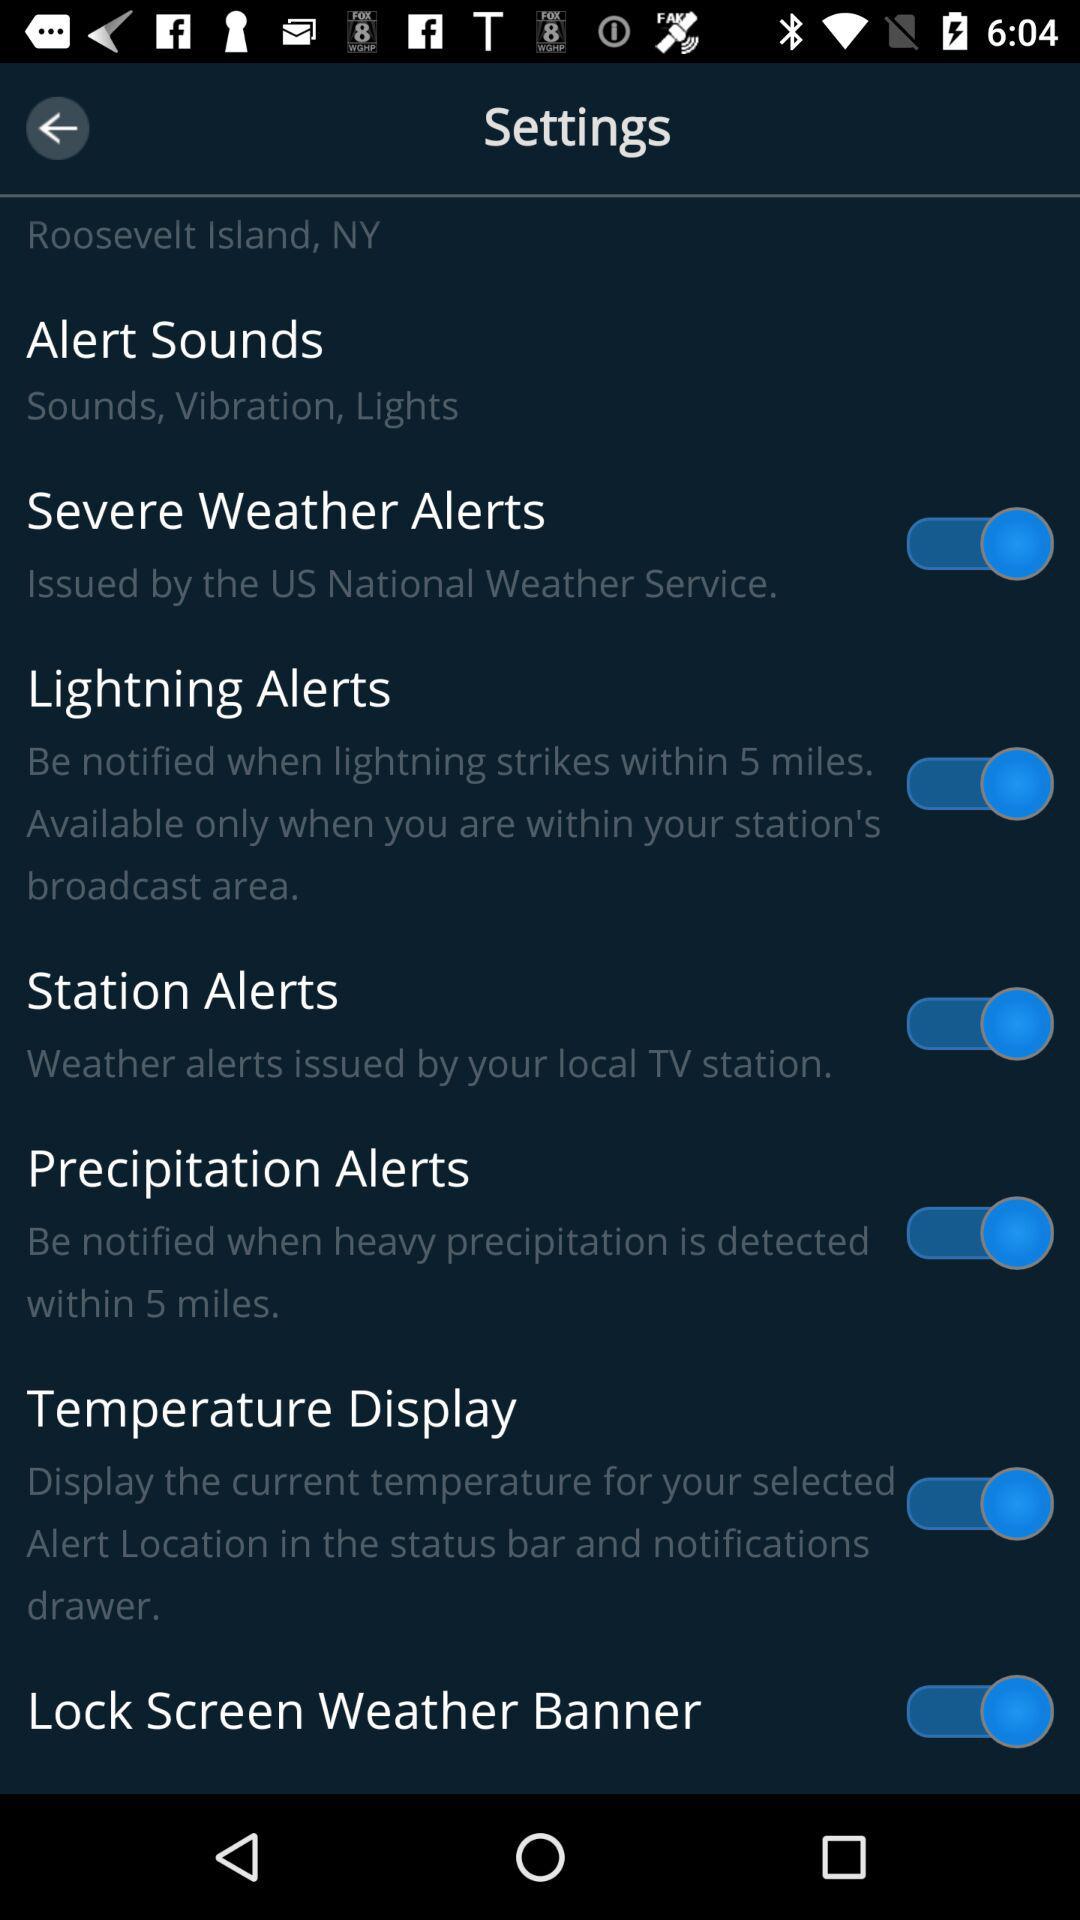  Describe the element at coordinates (540, 369) in the screenshot. I see `alert sounds sounds` at that location.